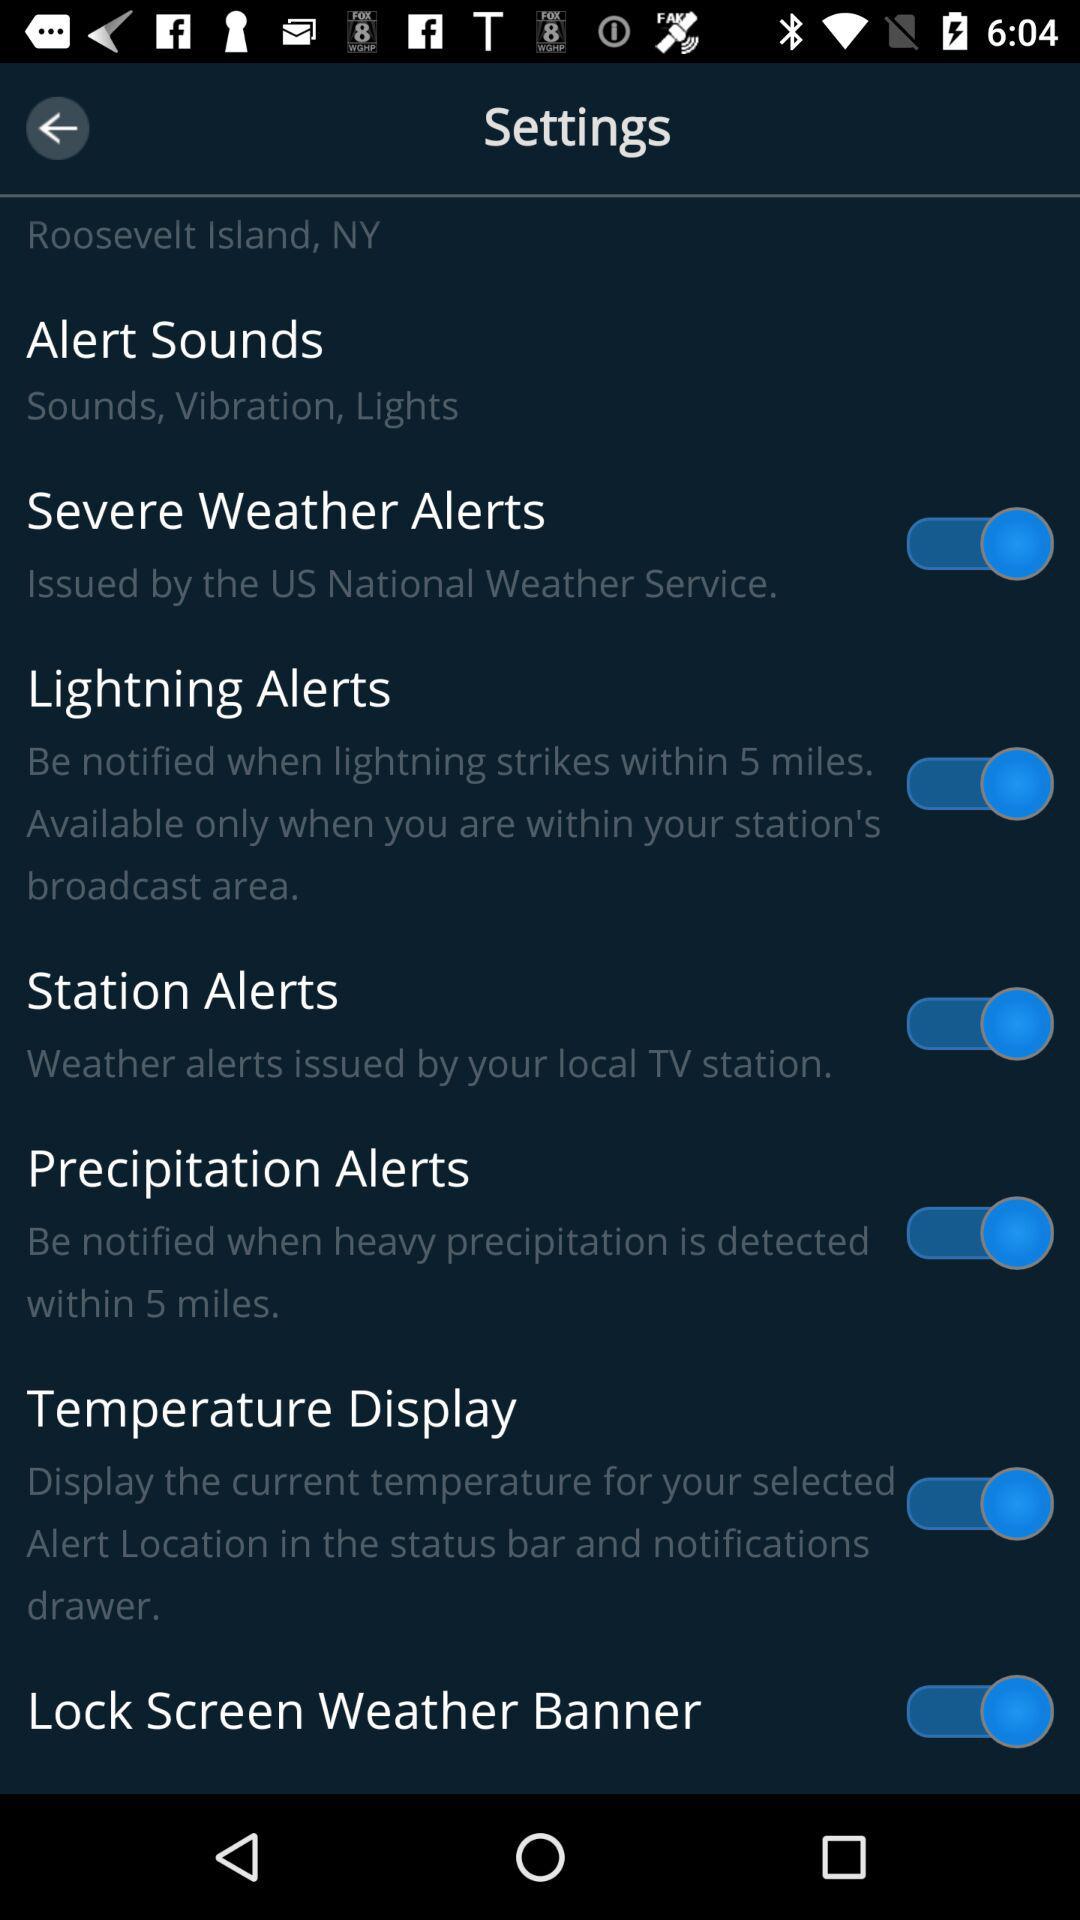  Describe the element at coordinates (540, 369) in the screenshot. I see `alert sounds sounds` at that location.